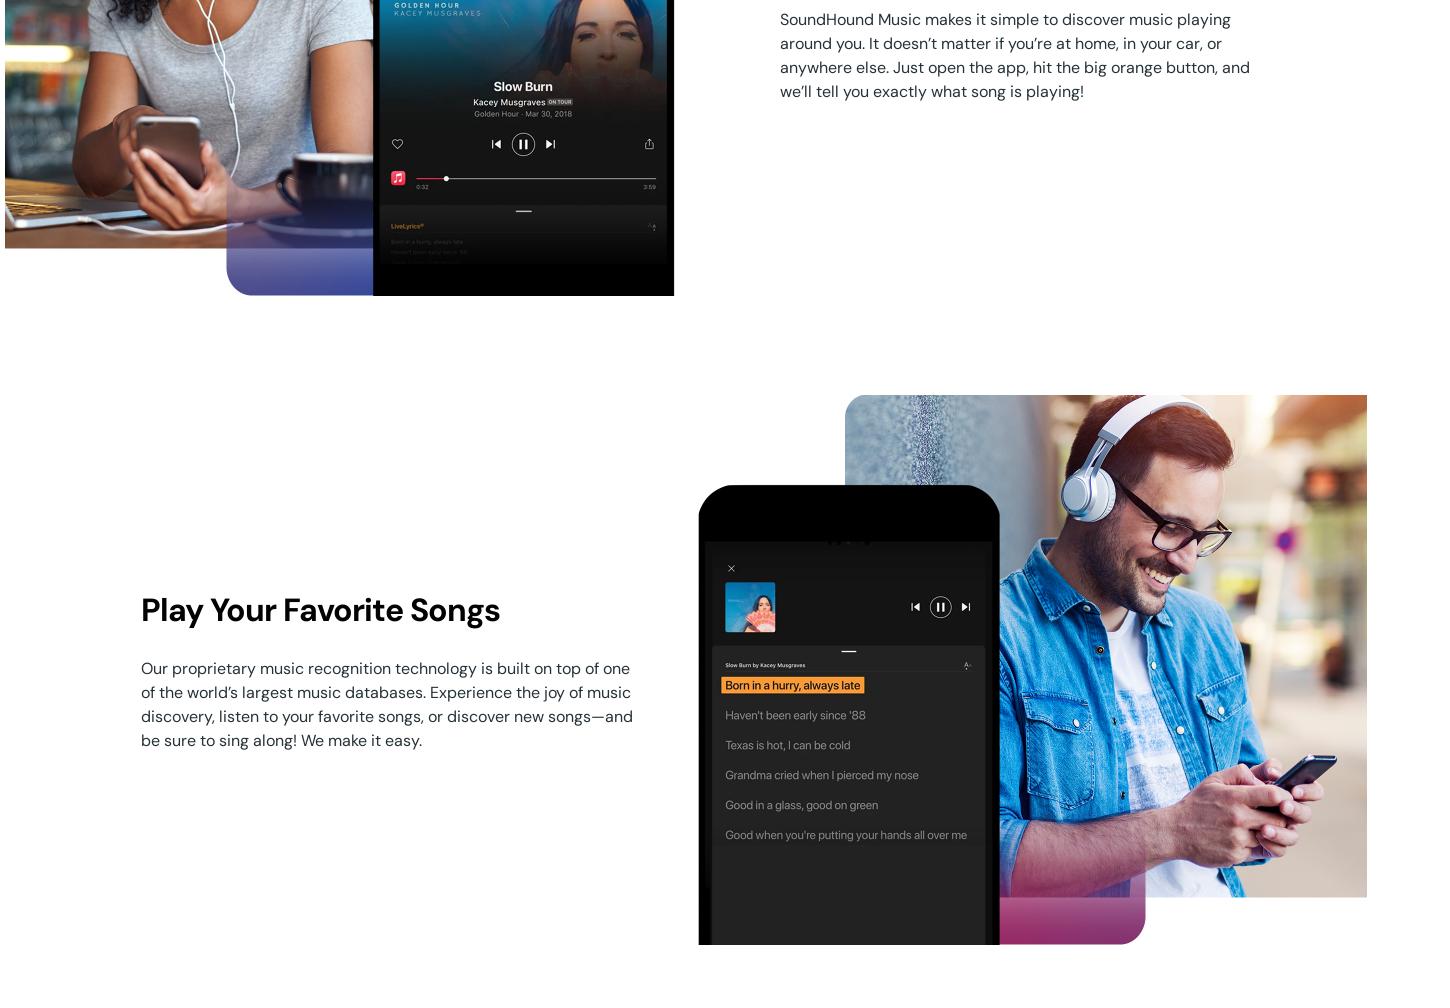 This screenshot has width=1450, height=1008. I want to click on 'Contact Centers', so click(767, 584).